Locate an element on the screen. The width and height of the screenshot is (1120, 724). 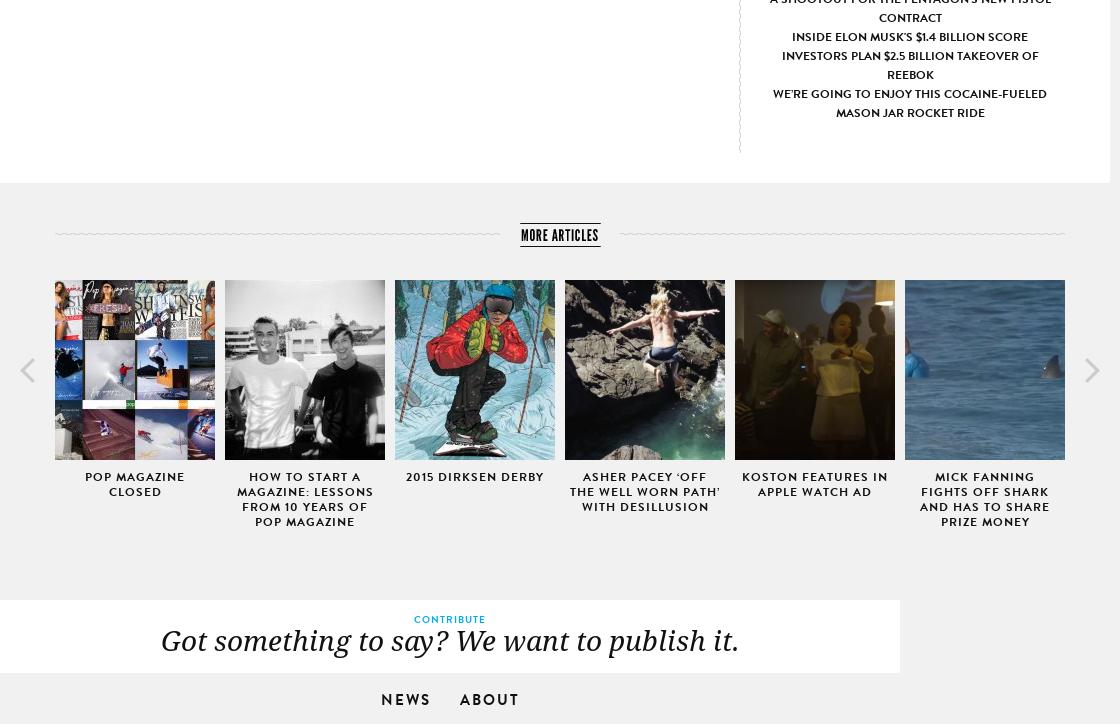
'Pop Magazine Closed' is located at coordinates (134, 483).